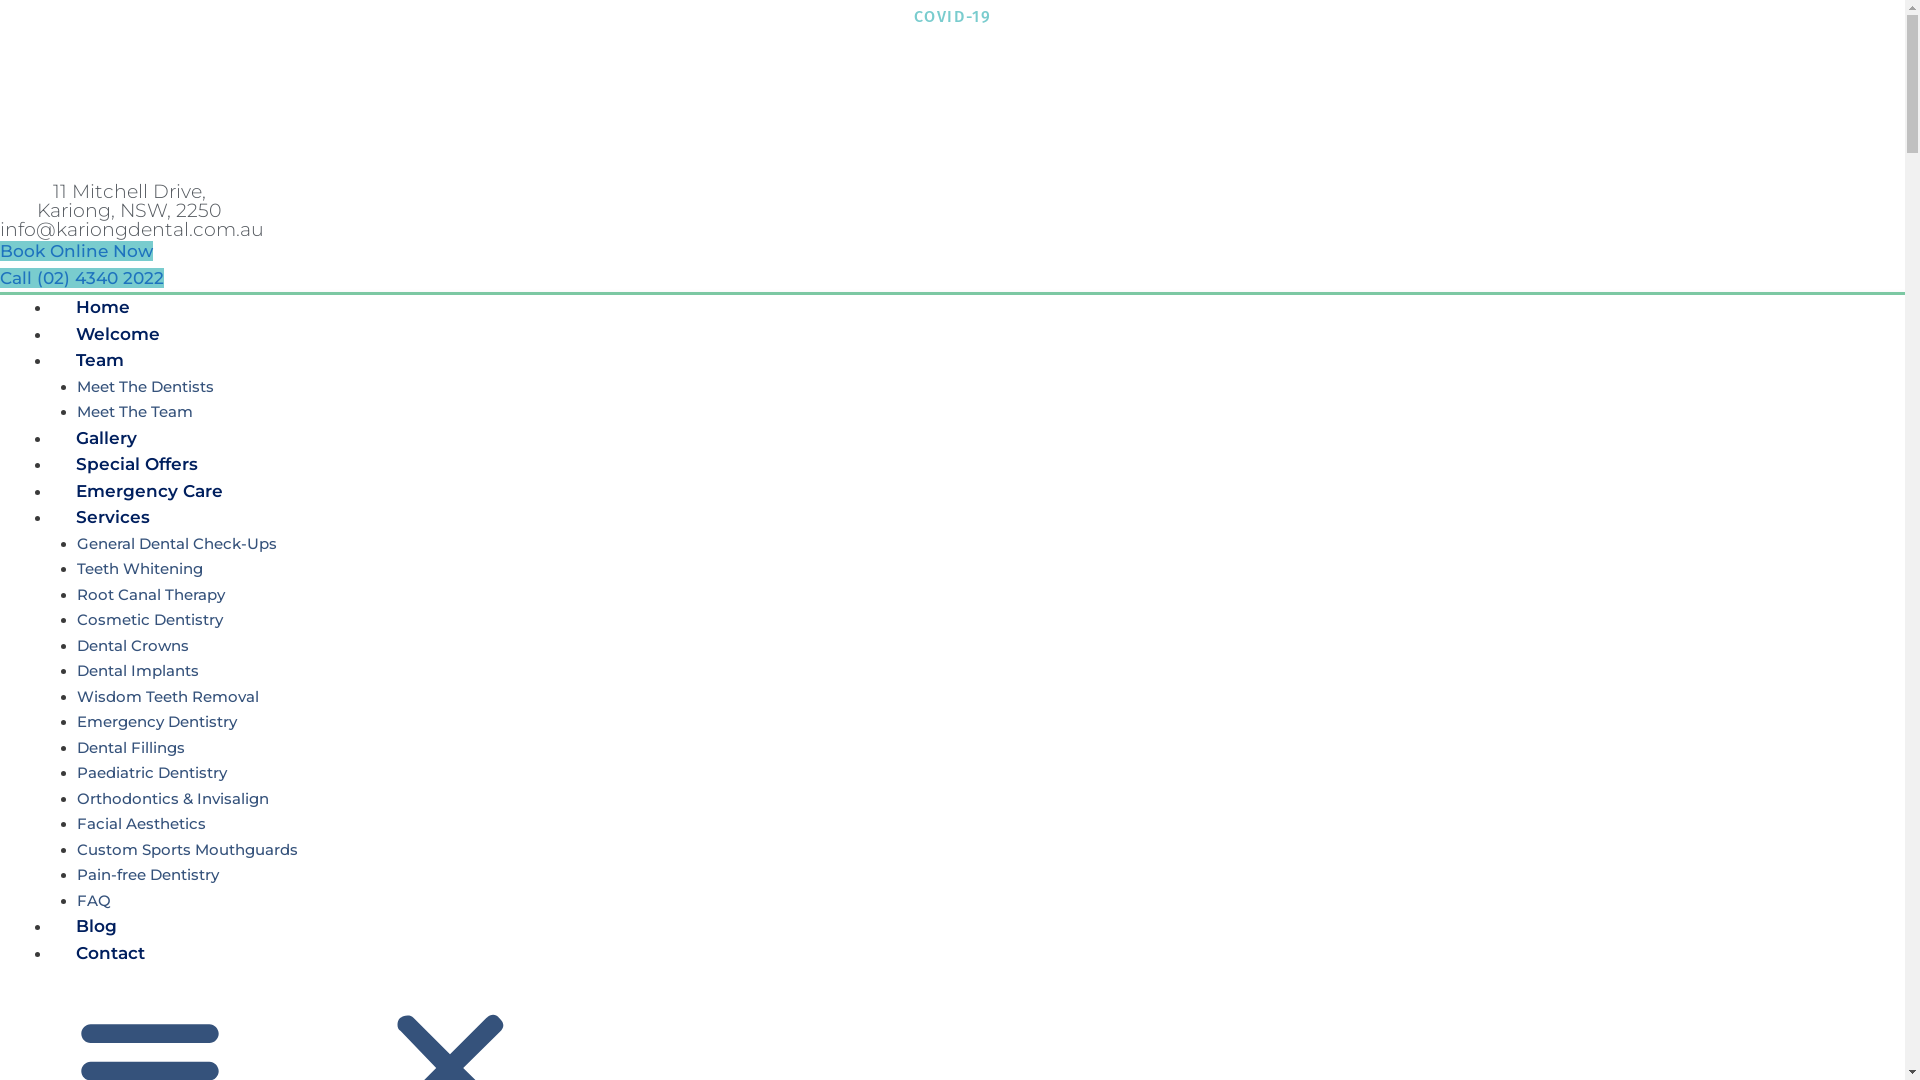 The image size is (1920, 1080). What do you see at coordinates (167, 694) in the screenshot?
I see `'Wisdom Teeth Removal'` at bounding box center [167, 694].